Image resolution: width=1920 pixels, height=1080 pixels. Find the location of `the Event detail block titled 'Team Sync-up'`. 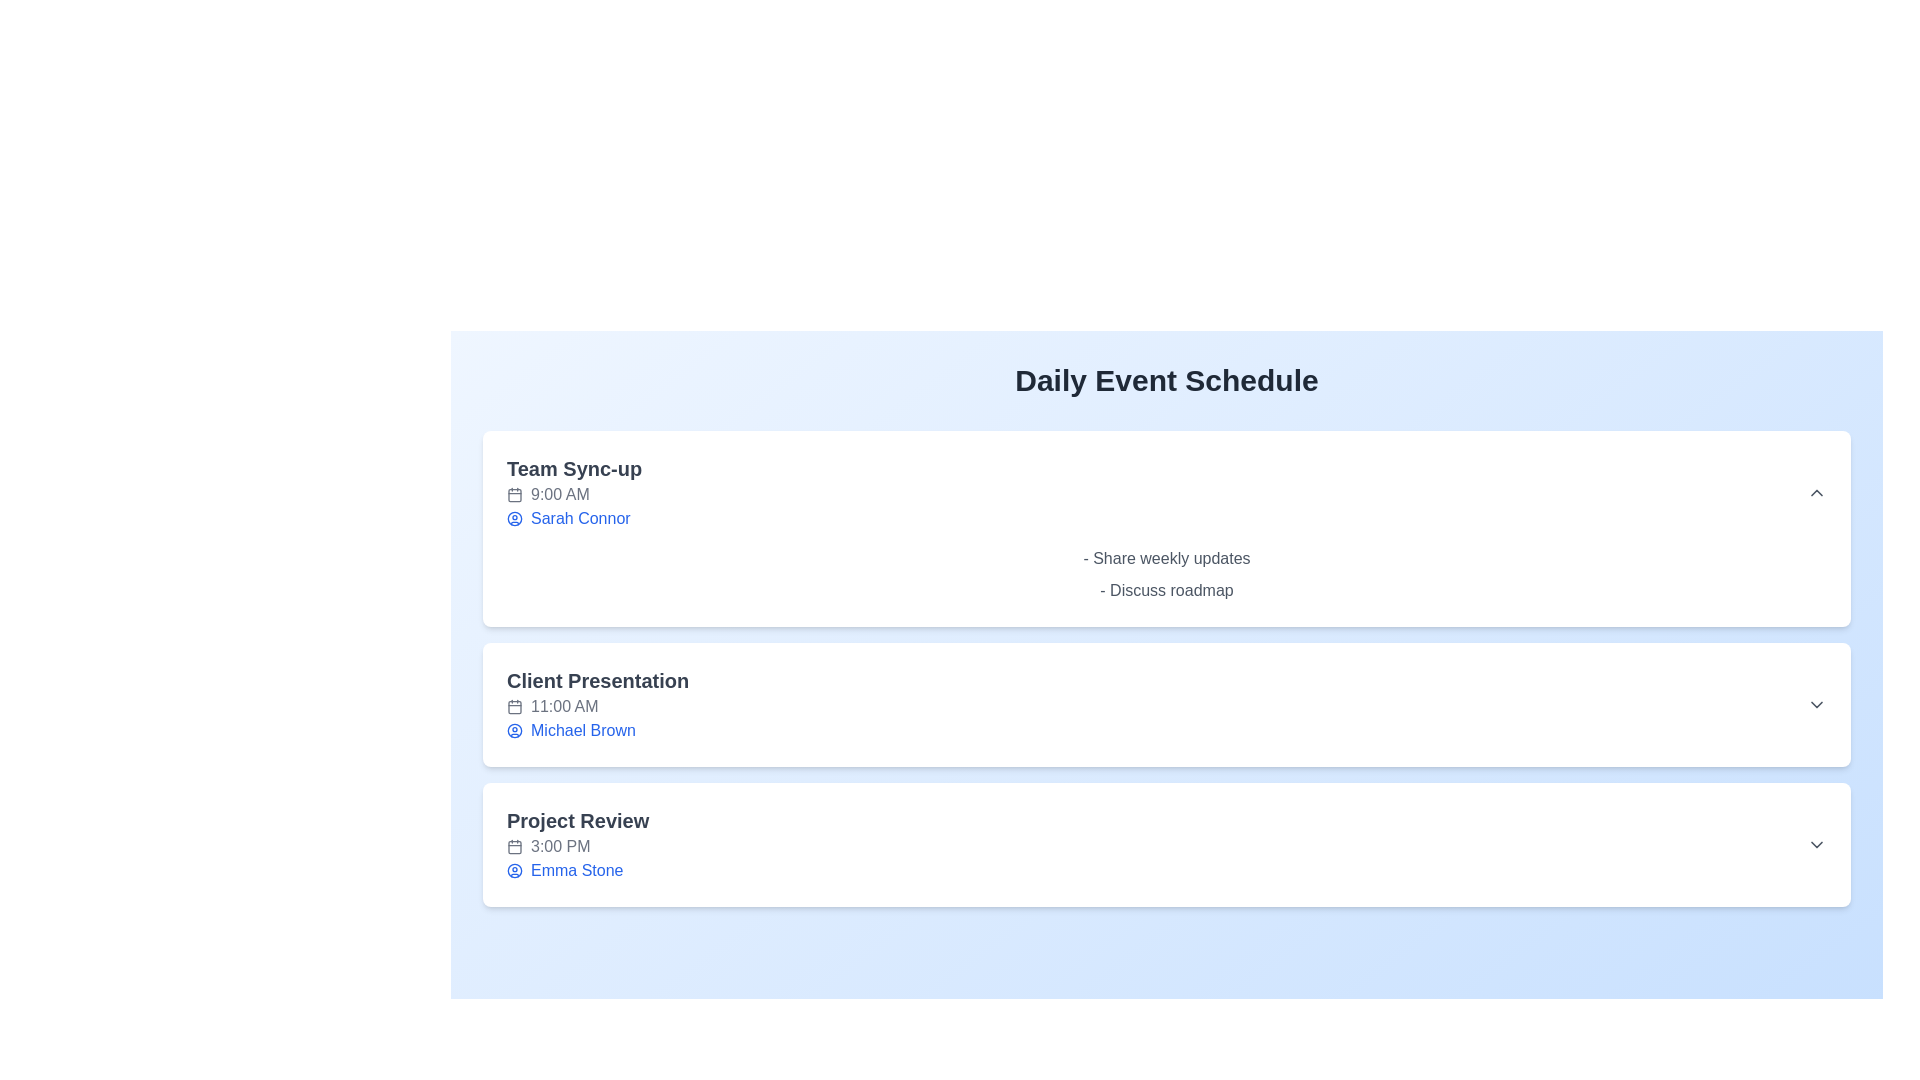

the Event detail block titled 'Team Sync-up' is located at coordinates (1166, 493).